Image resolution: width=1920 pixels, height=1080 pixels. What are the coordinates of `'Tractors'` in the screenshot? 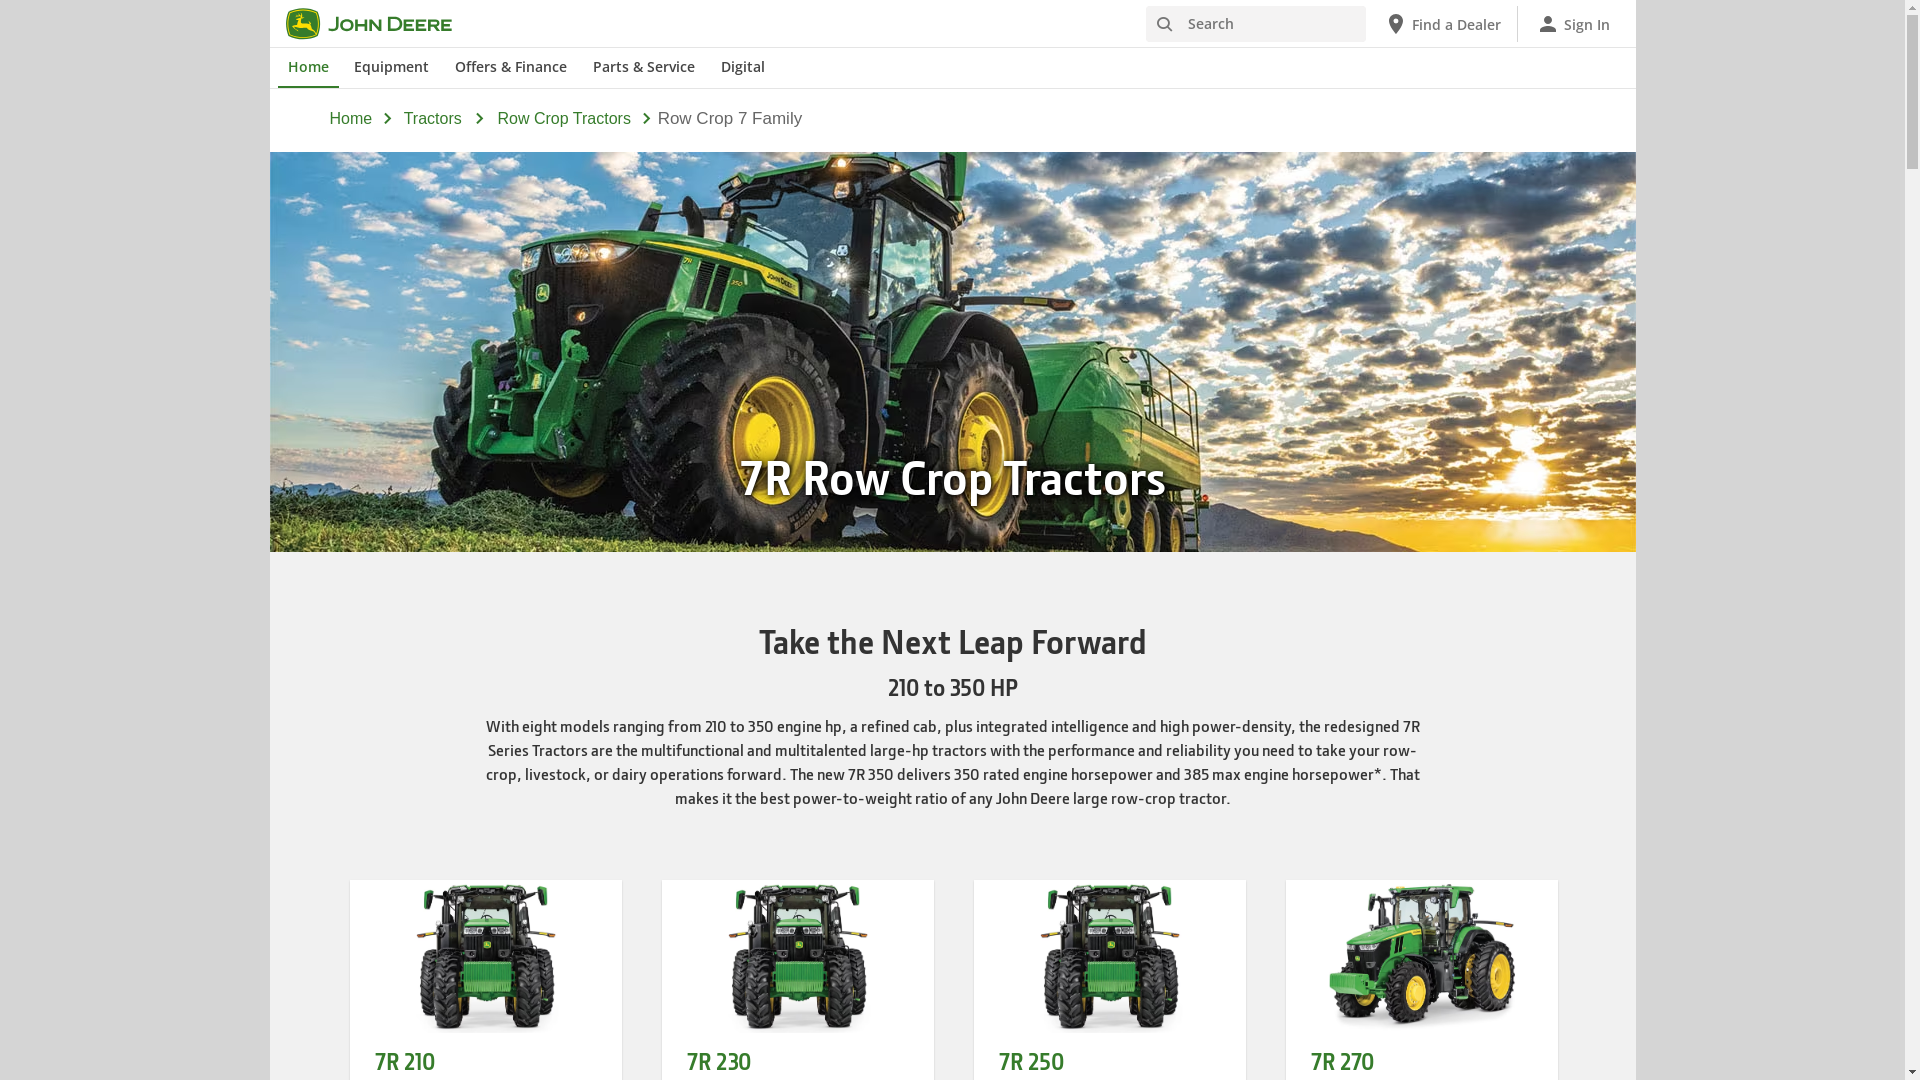 It's located at (402, 119).